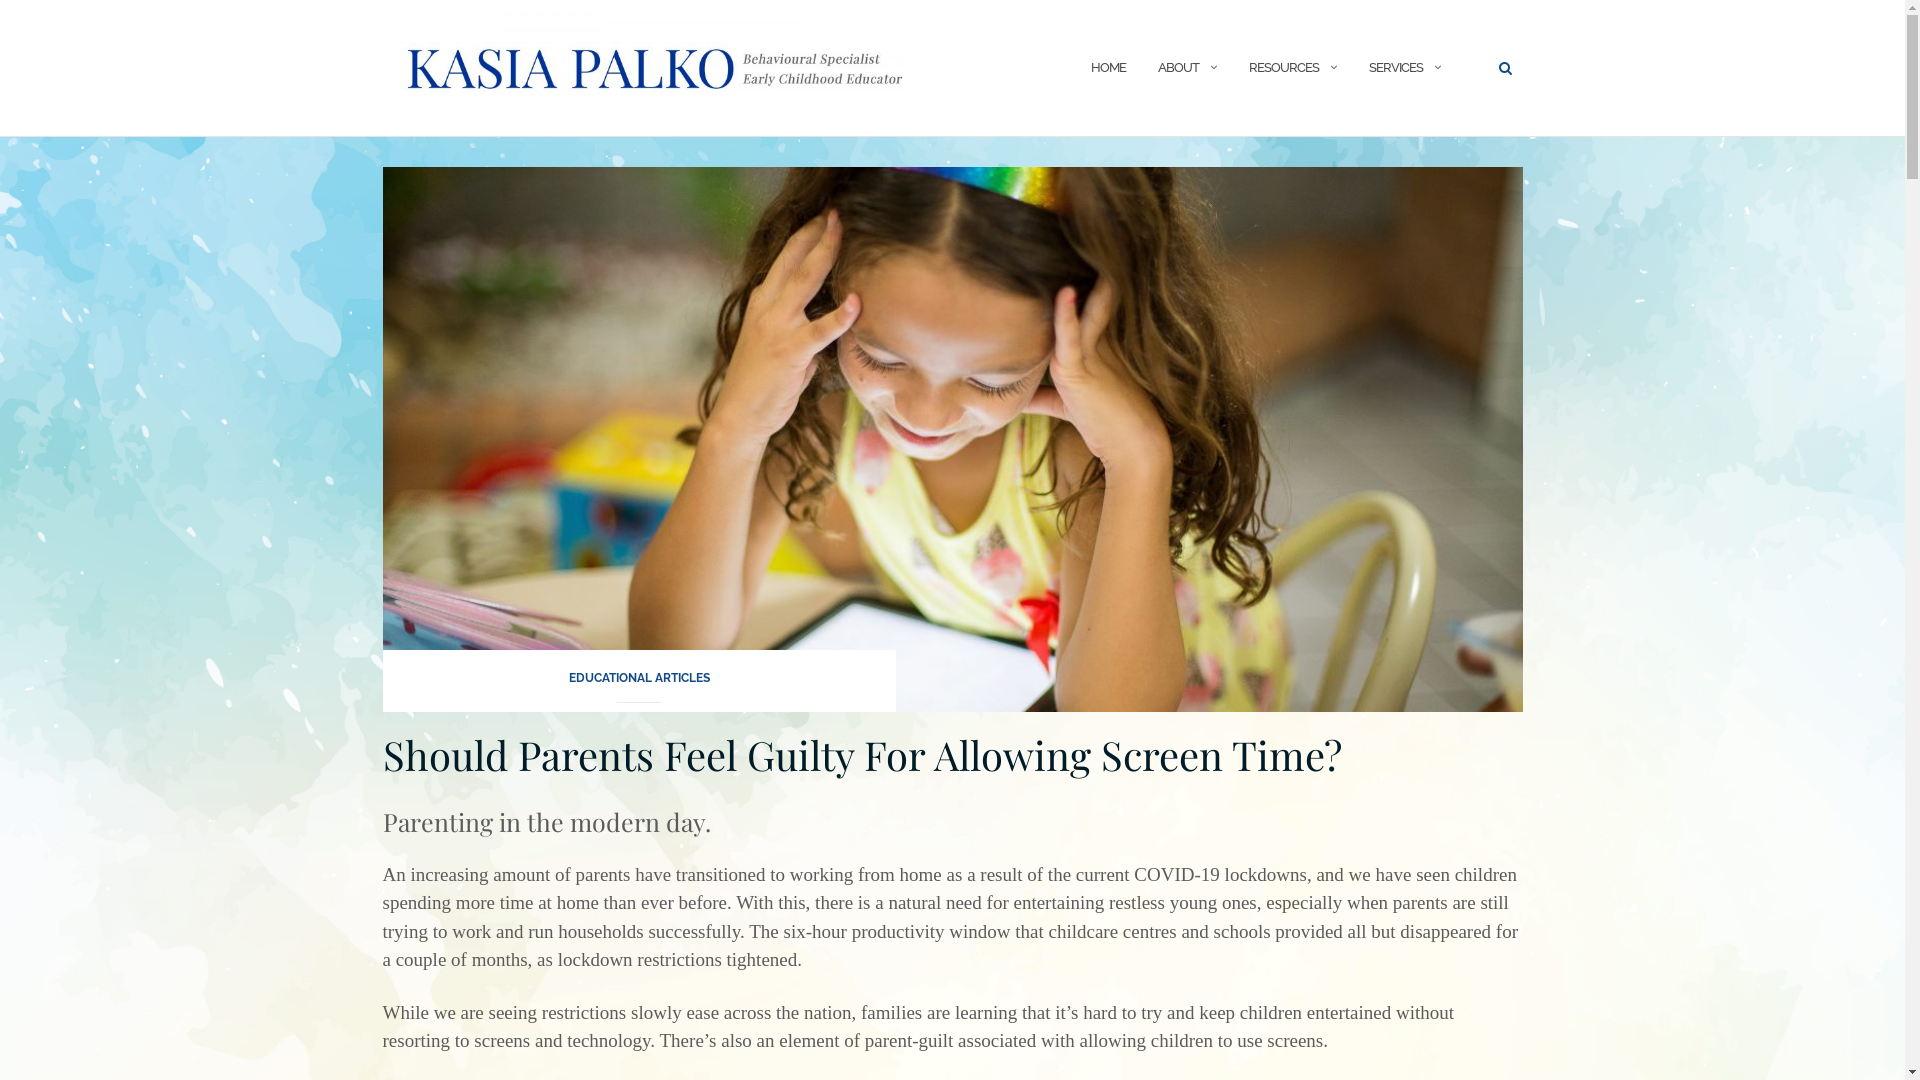  What do you see at coordinates (637, 683) in the screenshot?
I see `'EDUCATIONAL ARTICLES'` at bounding box center [637, 683].